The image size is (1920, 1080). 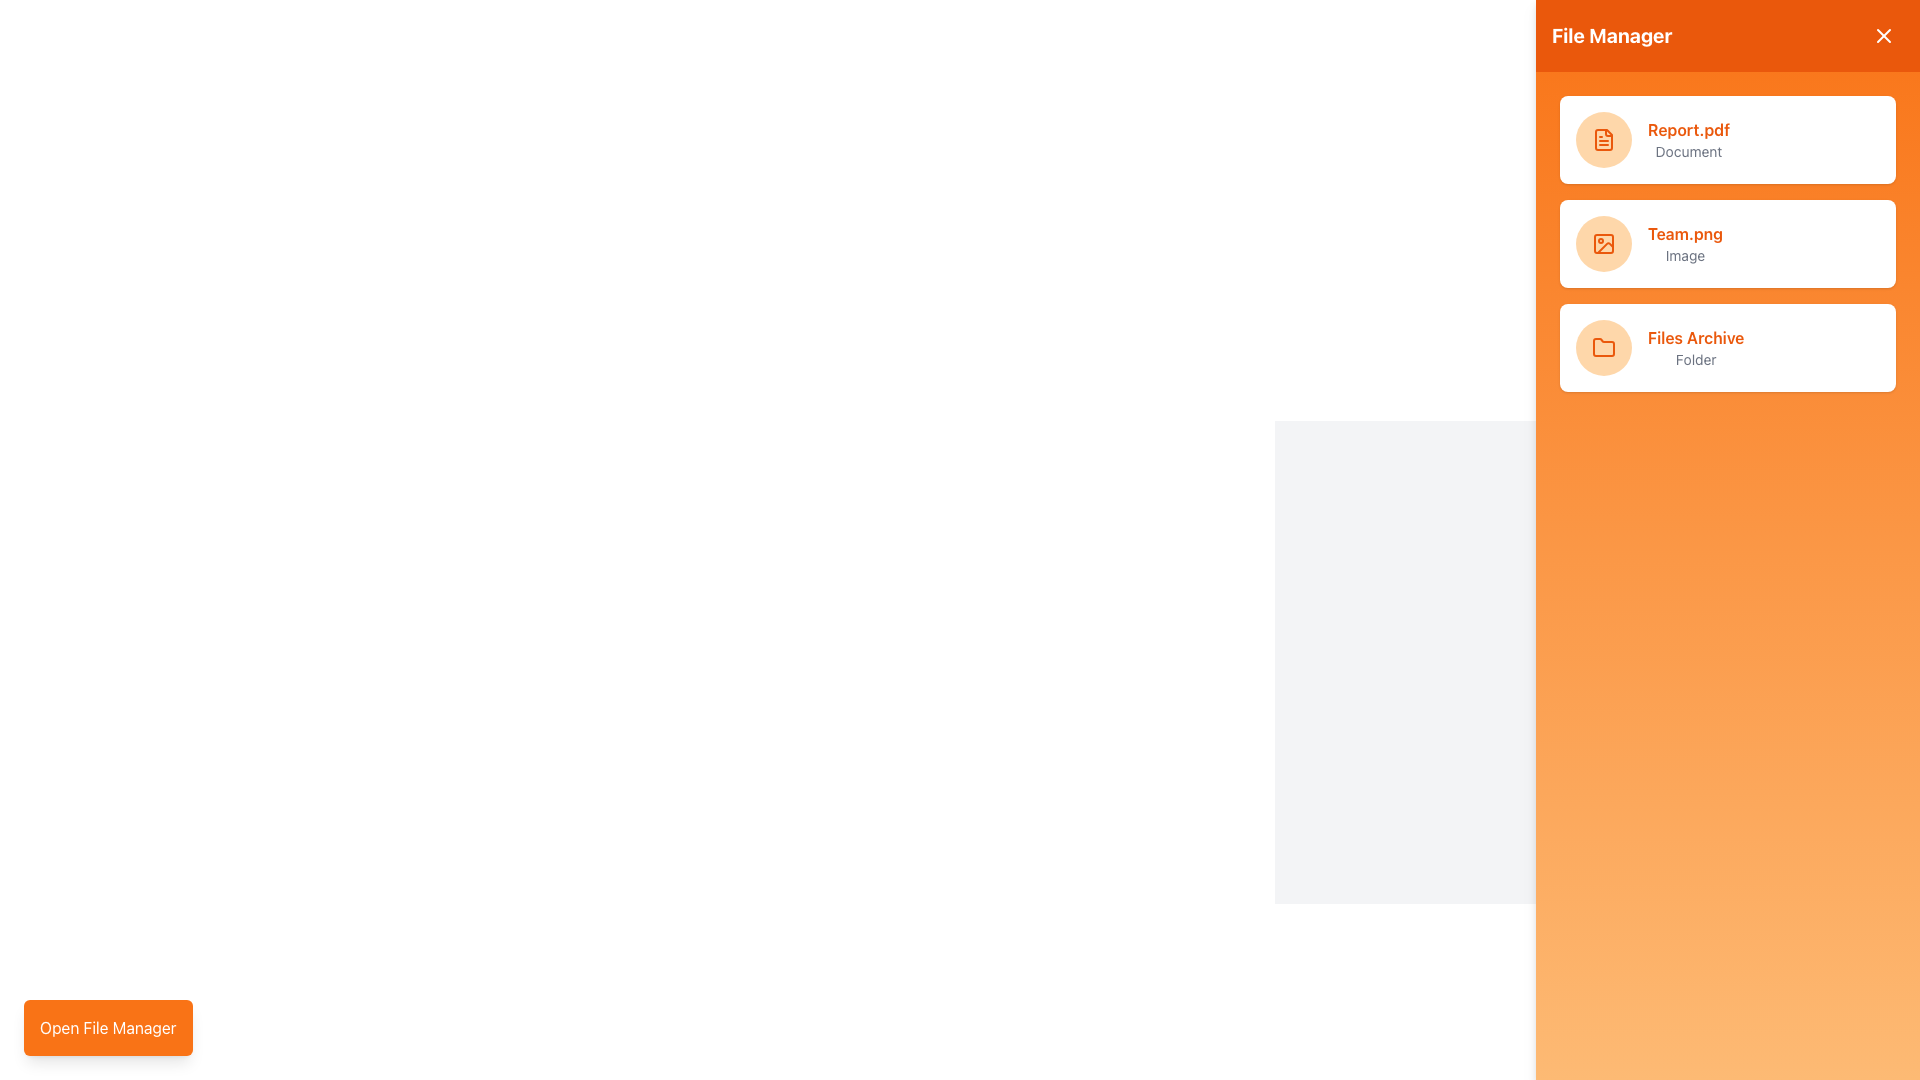 What do you see at coordinates (1882, 35) in the screenshot?
I see `the small square button with an 'X' icon located in the top-right corner of the 'File Manager' header` at bounding box center [1882, 35].